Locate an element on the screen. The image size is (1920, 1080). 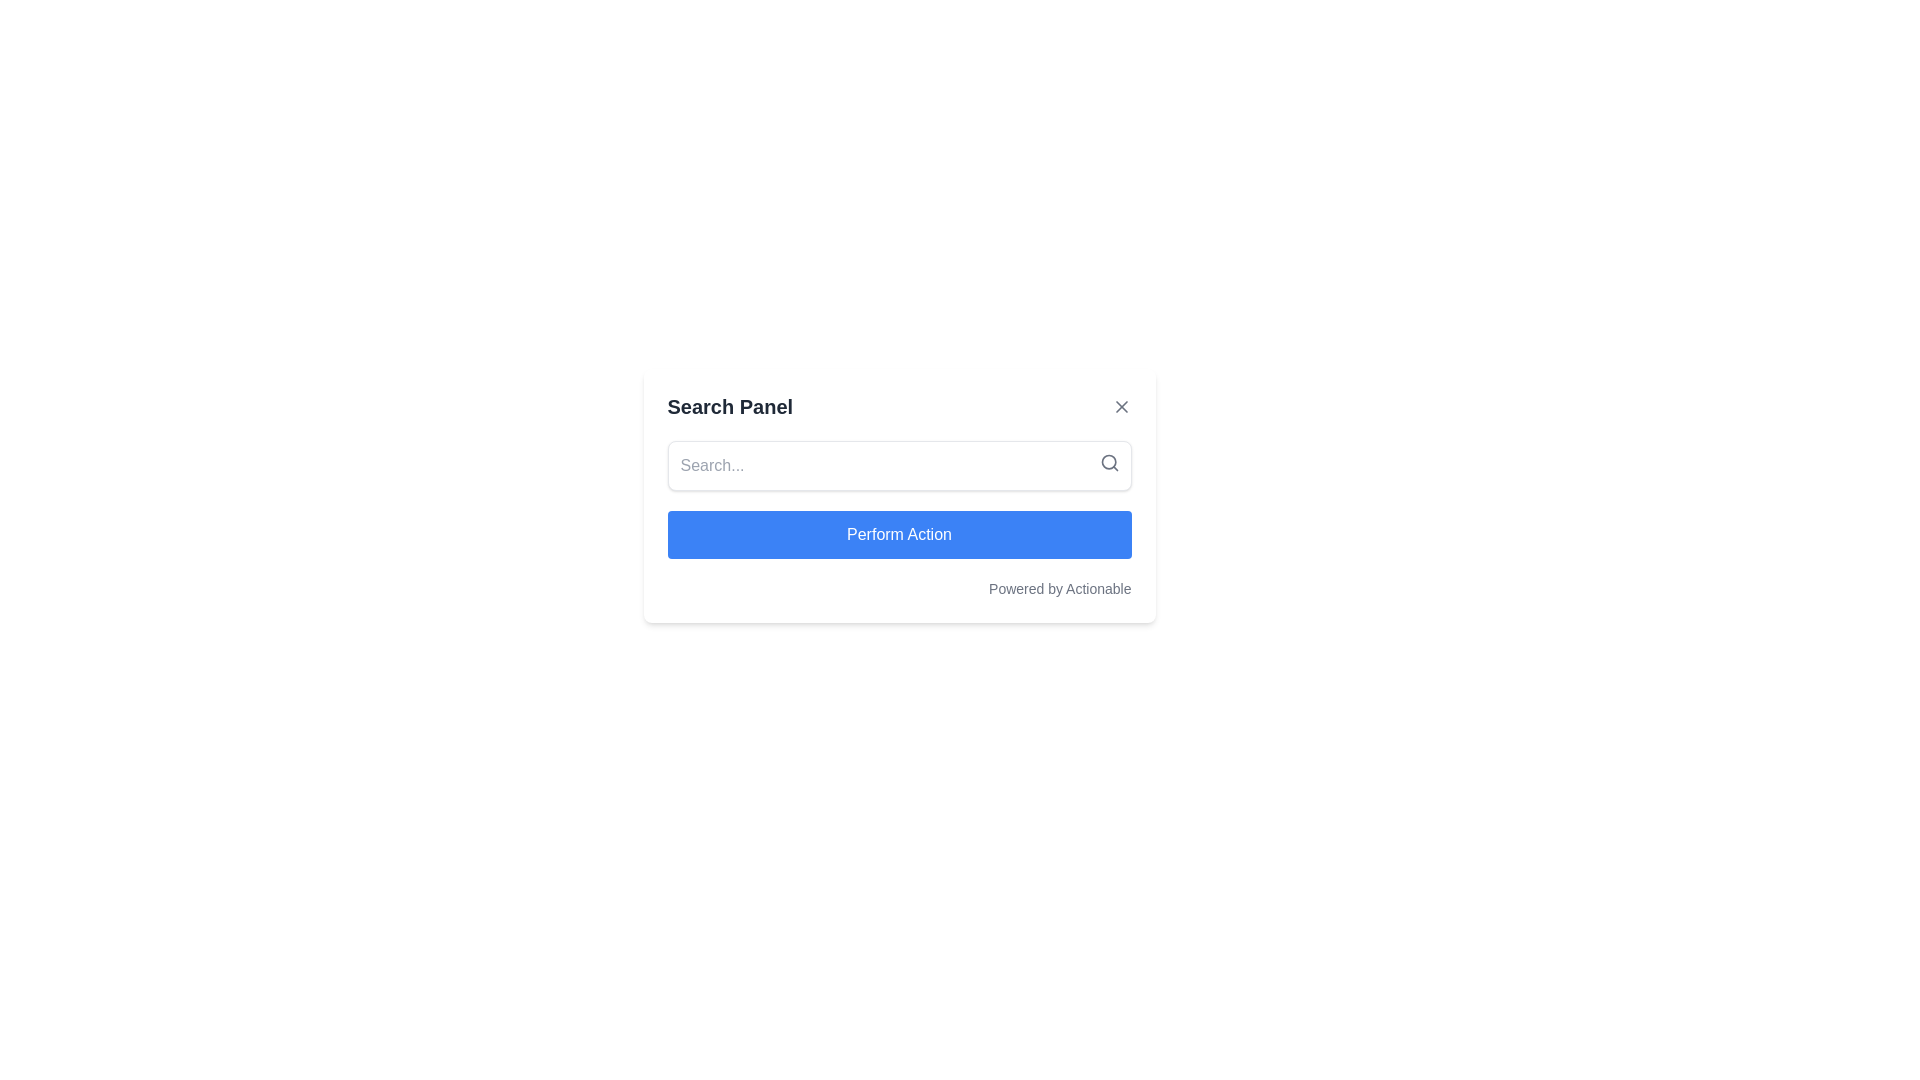
the circular icon within the magnifying glass graphic, which is associated with search functionality, located to the right of the 'Search...' input field is located at coordinates (1107, 462).